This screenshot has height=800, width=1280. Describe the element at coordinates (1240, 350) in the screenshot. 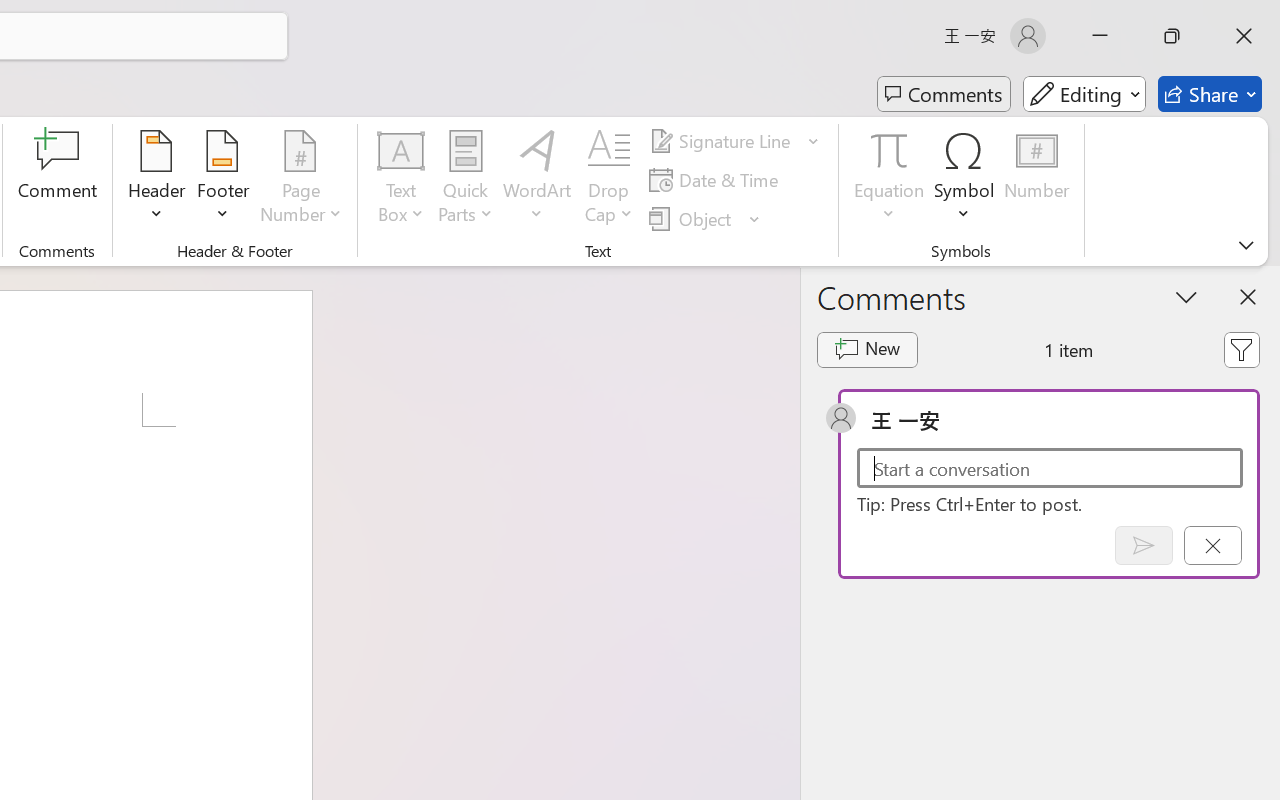

I see `'Filter'` at that location.